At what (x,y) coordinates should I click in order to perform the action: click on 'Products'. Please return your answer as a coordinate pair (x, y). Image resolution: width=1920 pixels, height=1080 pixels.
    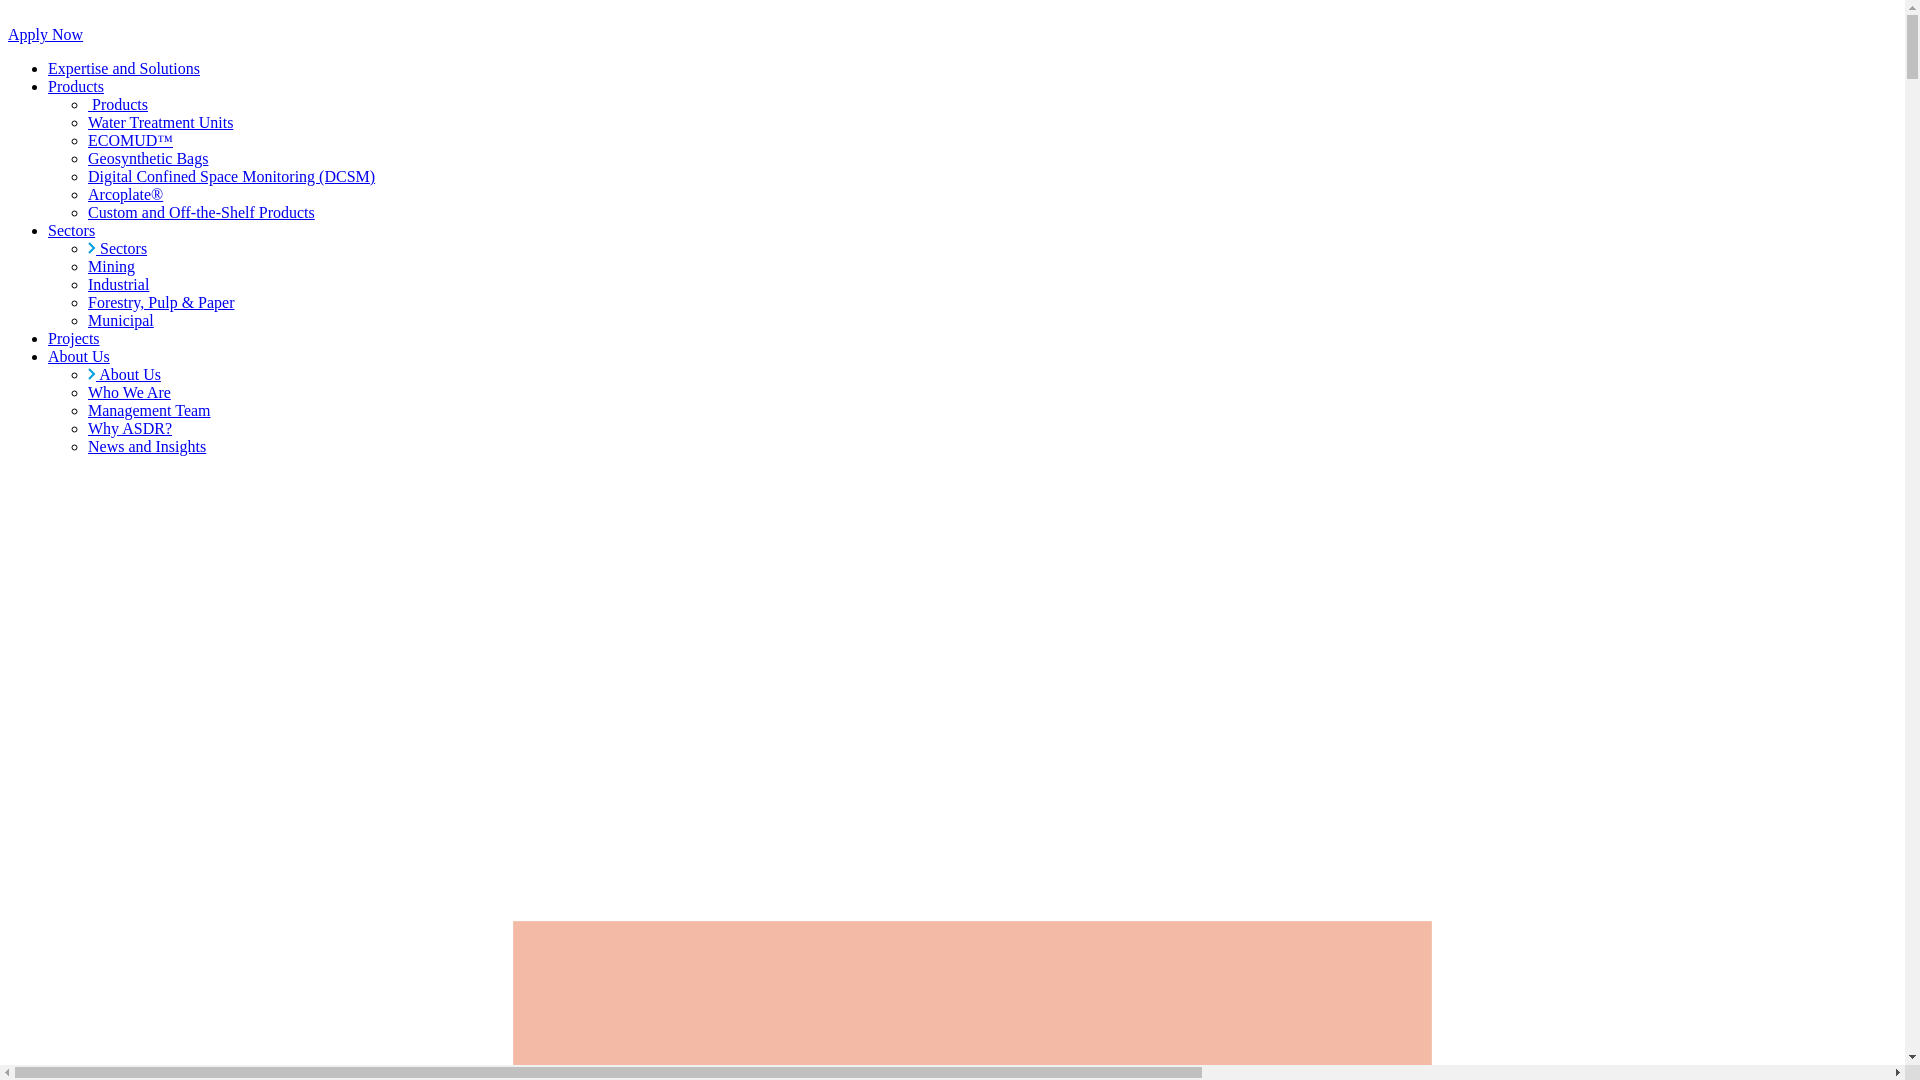
    Looking at the image, I should click on (76, 85).